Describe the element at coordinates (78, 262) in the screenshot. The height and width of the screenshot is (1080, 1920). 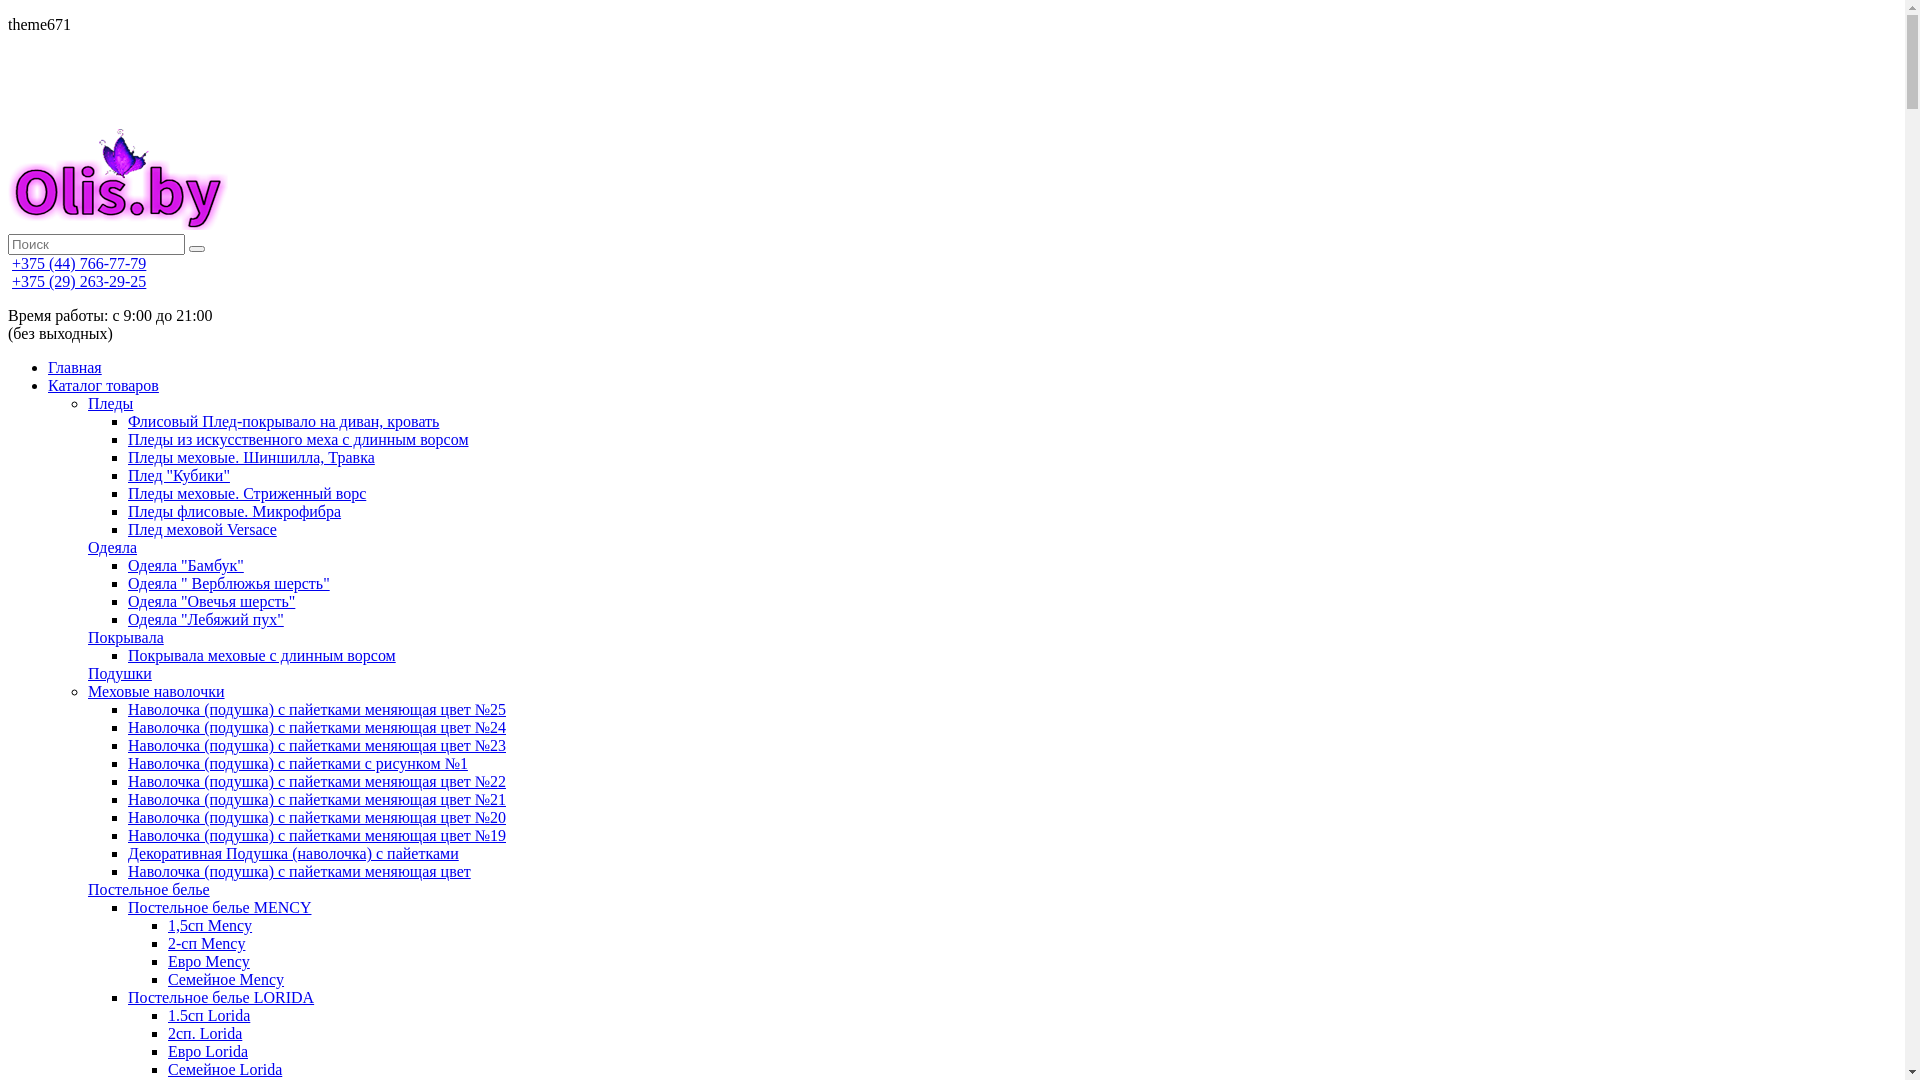
I see `'+375 (44) 766-77-79'` at that location.